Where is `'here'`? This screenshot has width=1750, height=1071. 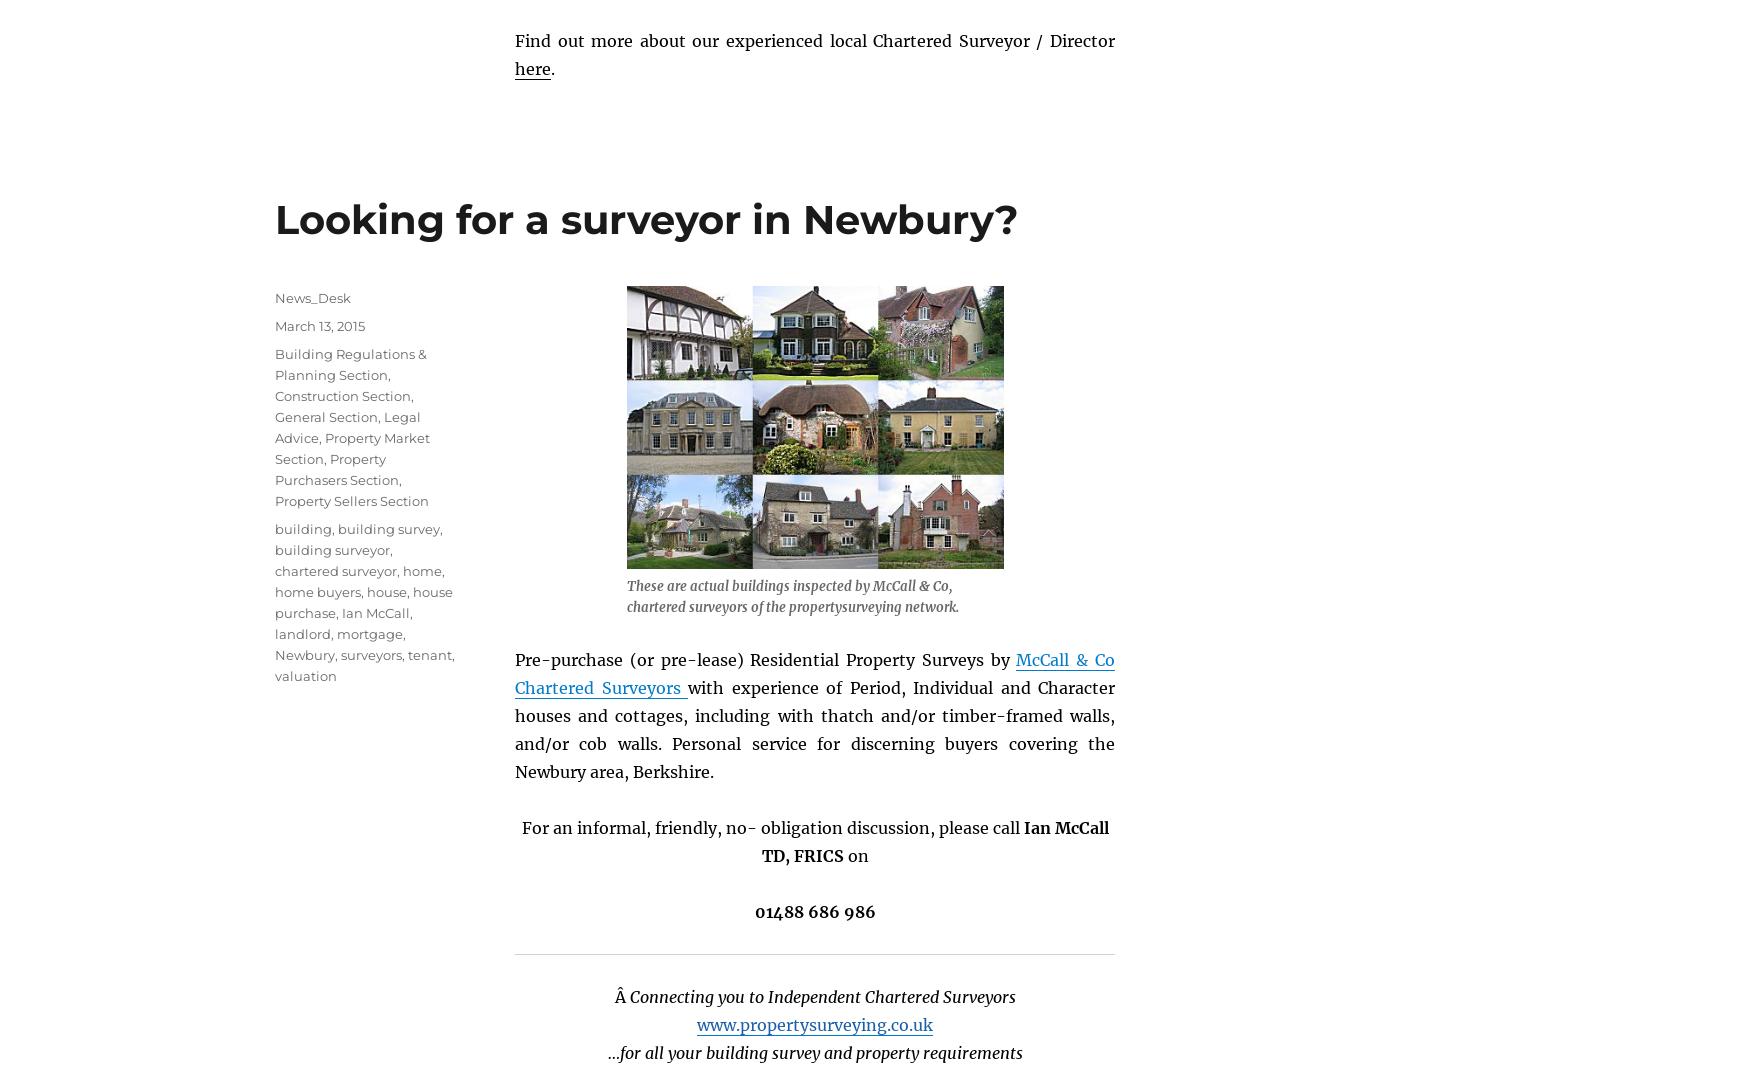 'here' is located at coordinates (532, 67).